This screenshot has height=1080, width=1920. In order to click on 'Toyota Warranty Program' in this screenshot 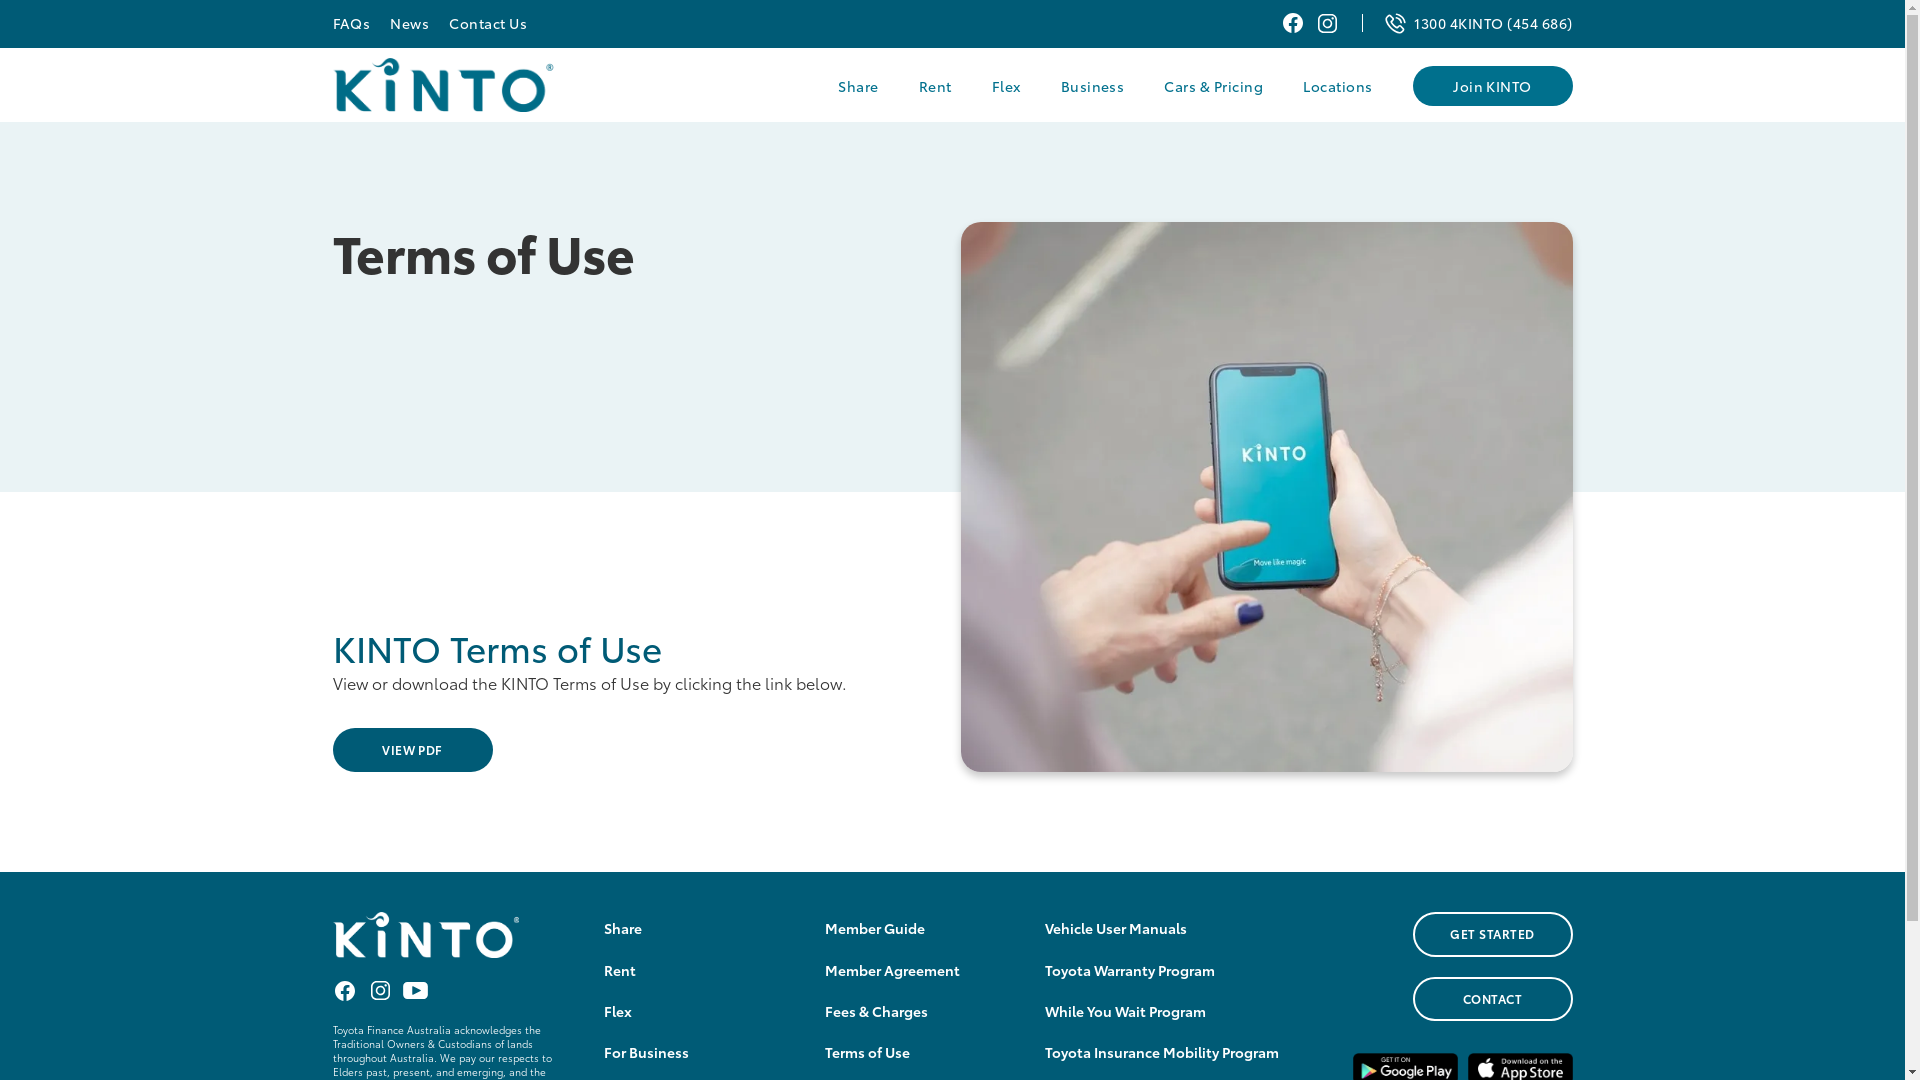, I will do `click(1129, 968)`.